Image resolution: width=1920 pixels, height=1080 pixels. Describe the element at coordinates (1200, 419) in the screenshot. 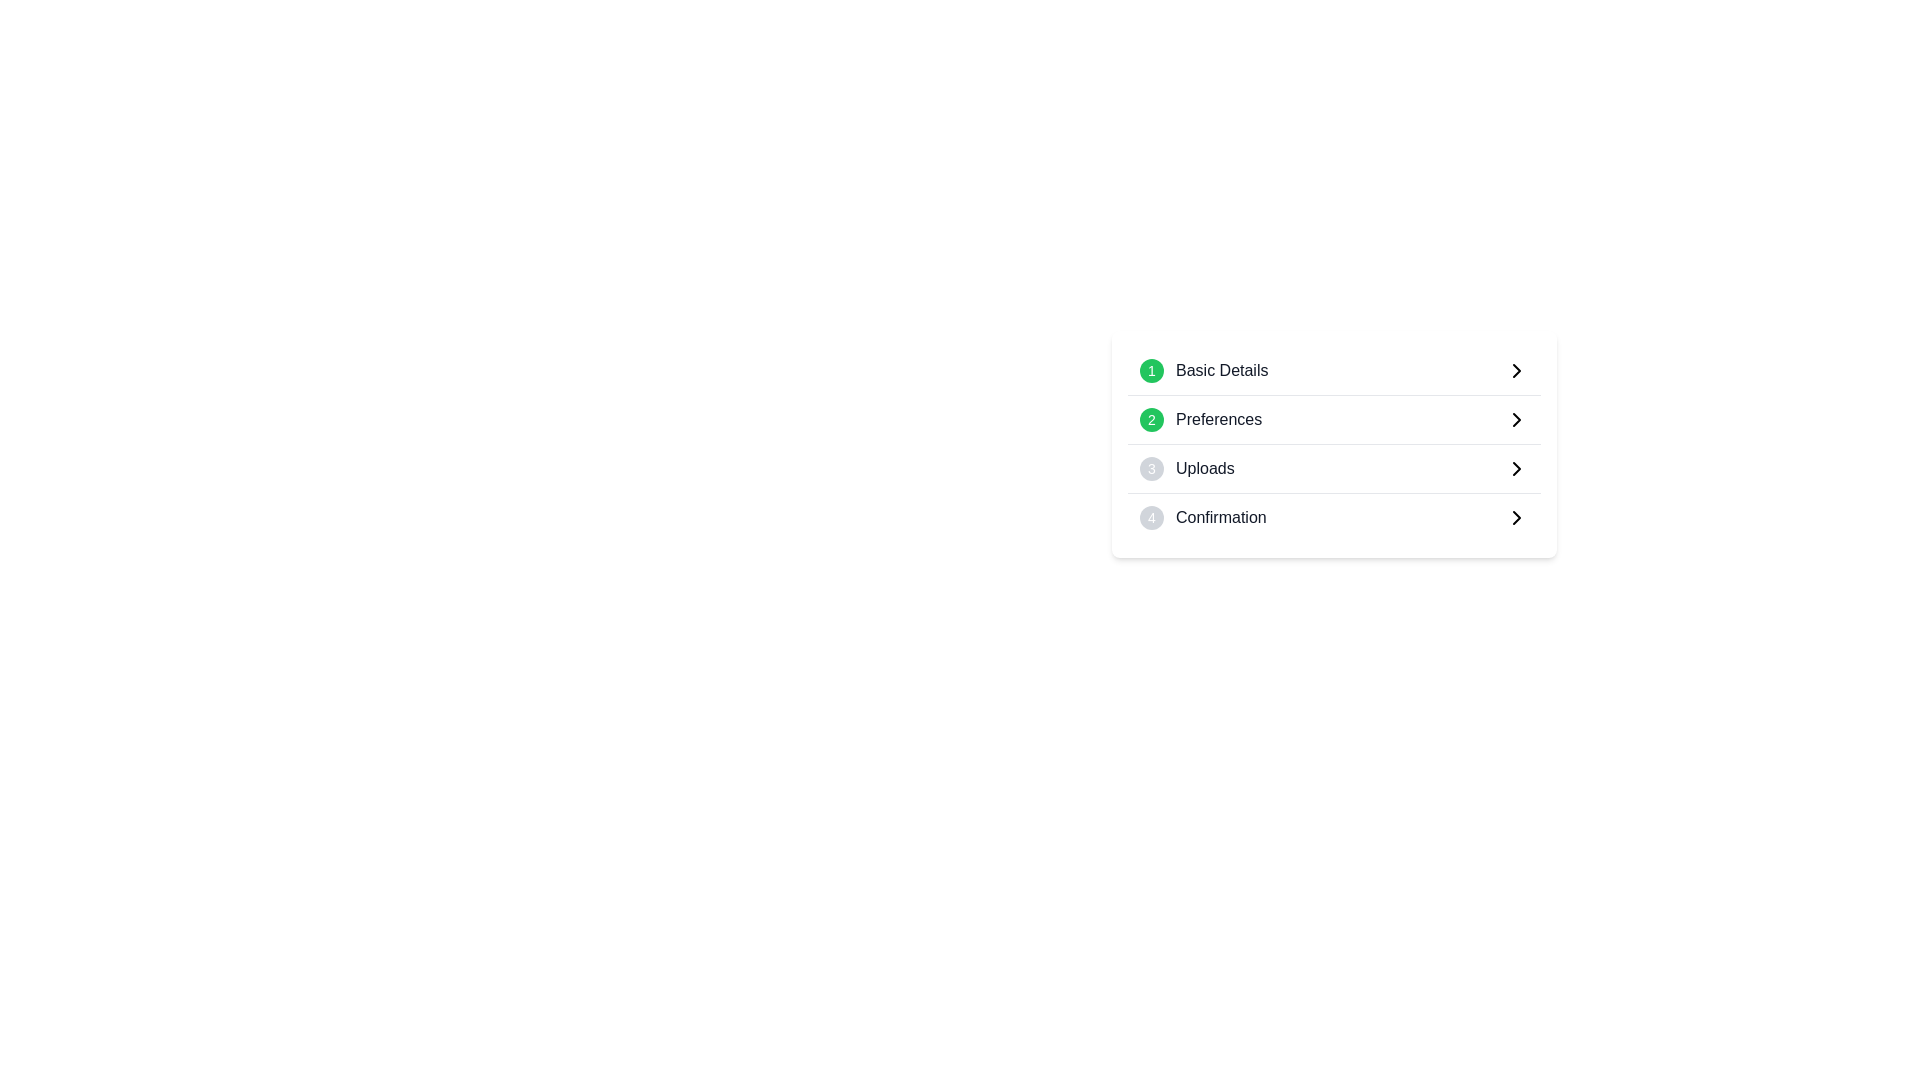

I see `the second step indicator labeled 'Preferences' in the vertical list` at that location.